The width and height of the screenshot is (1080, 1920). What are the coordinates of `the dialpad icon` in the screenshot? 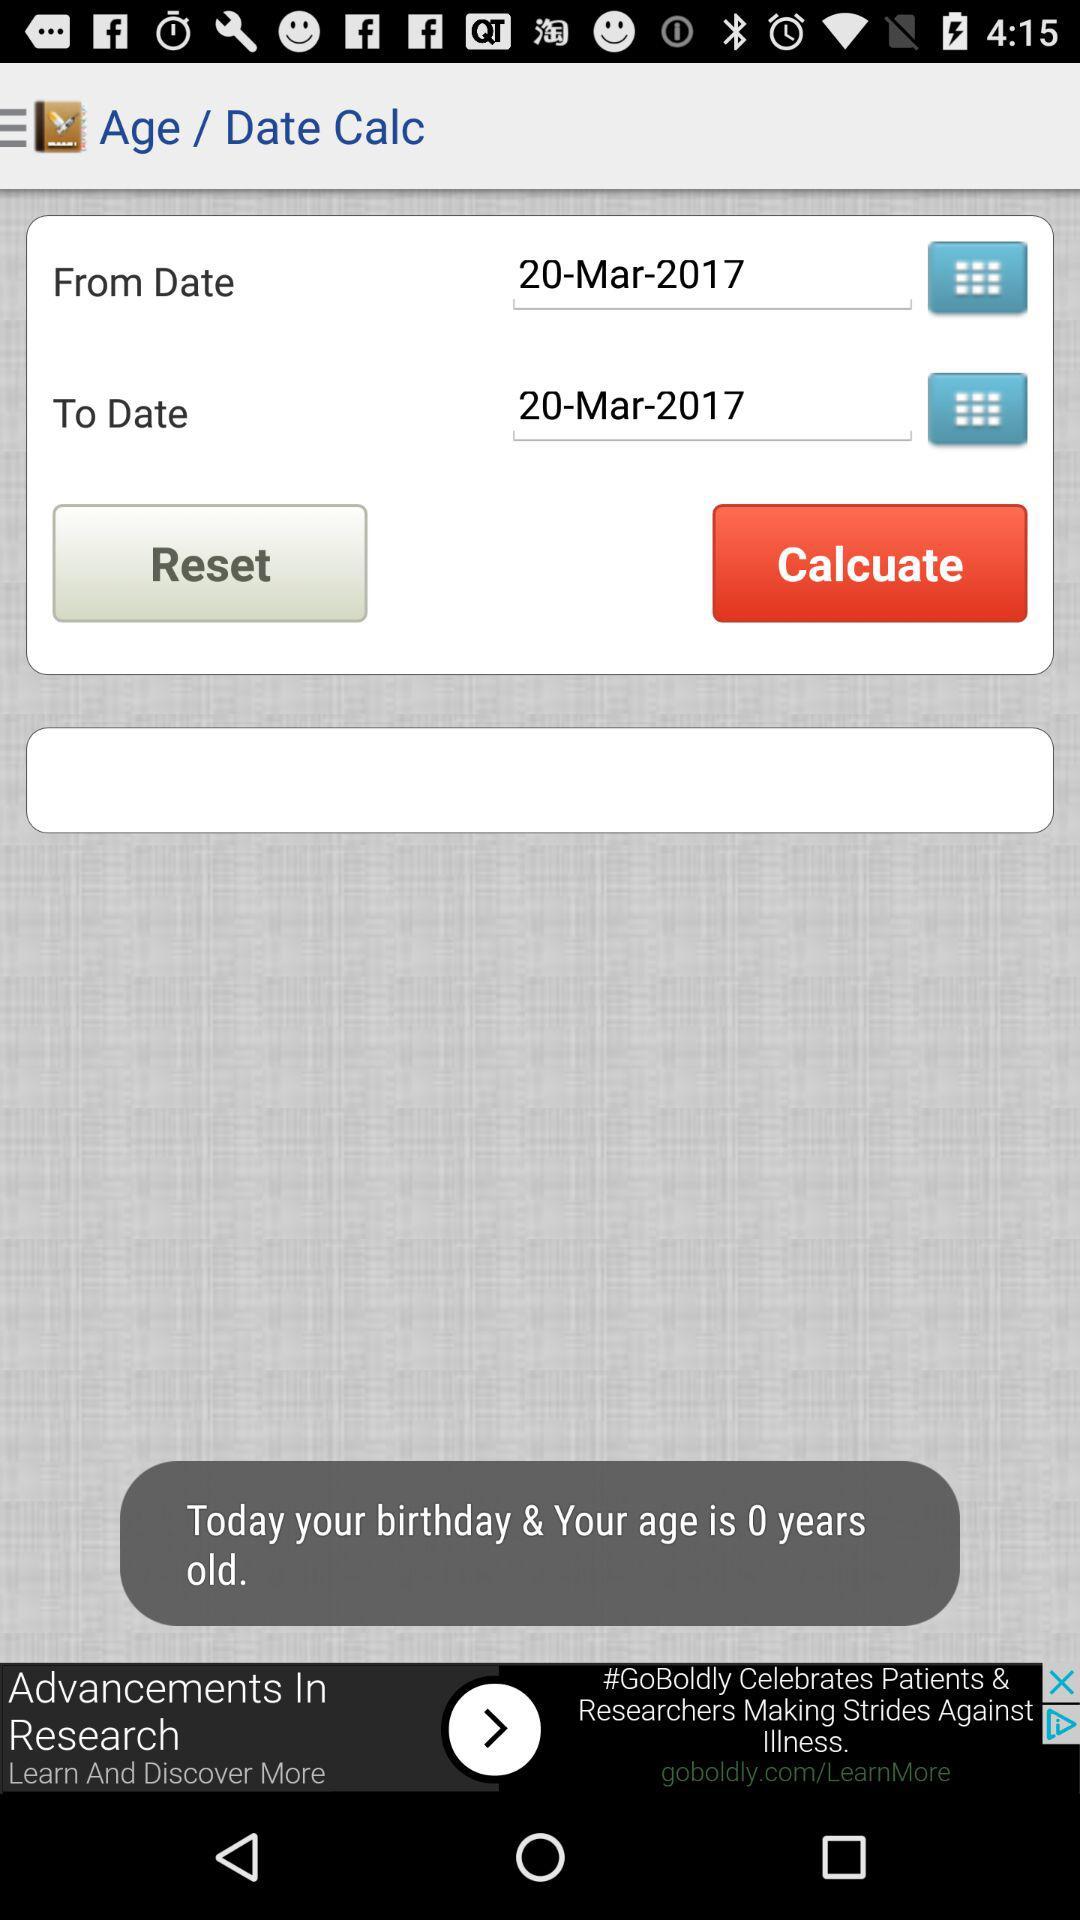 It's located at (976, 299).